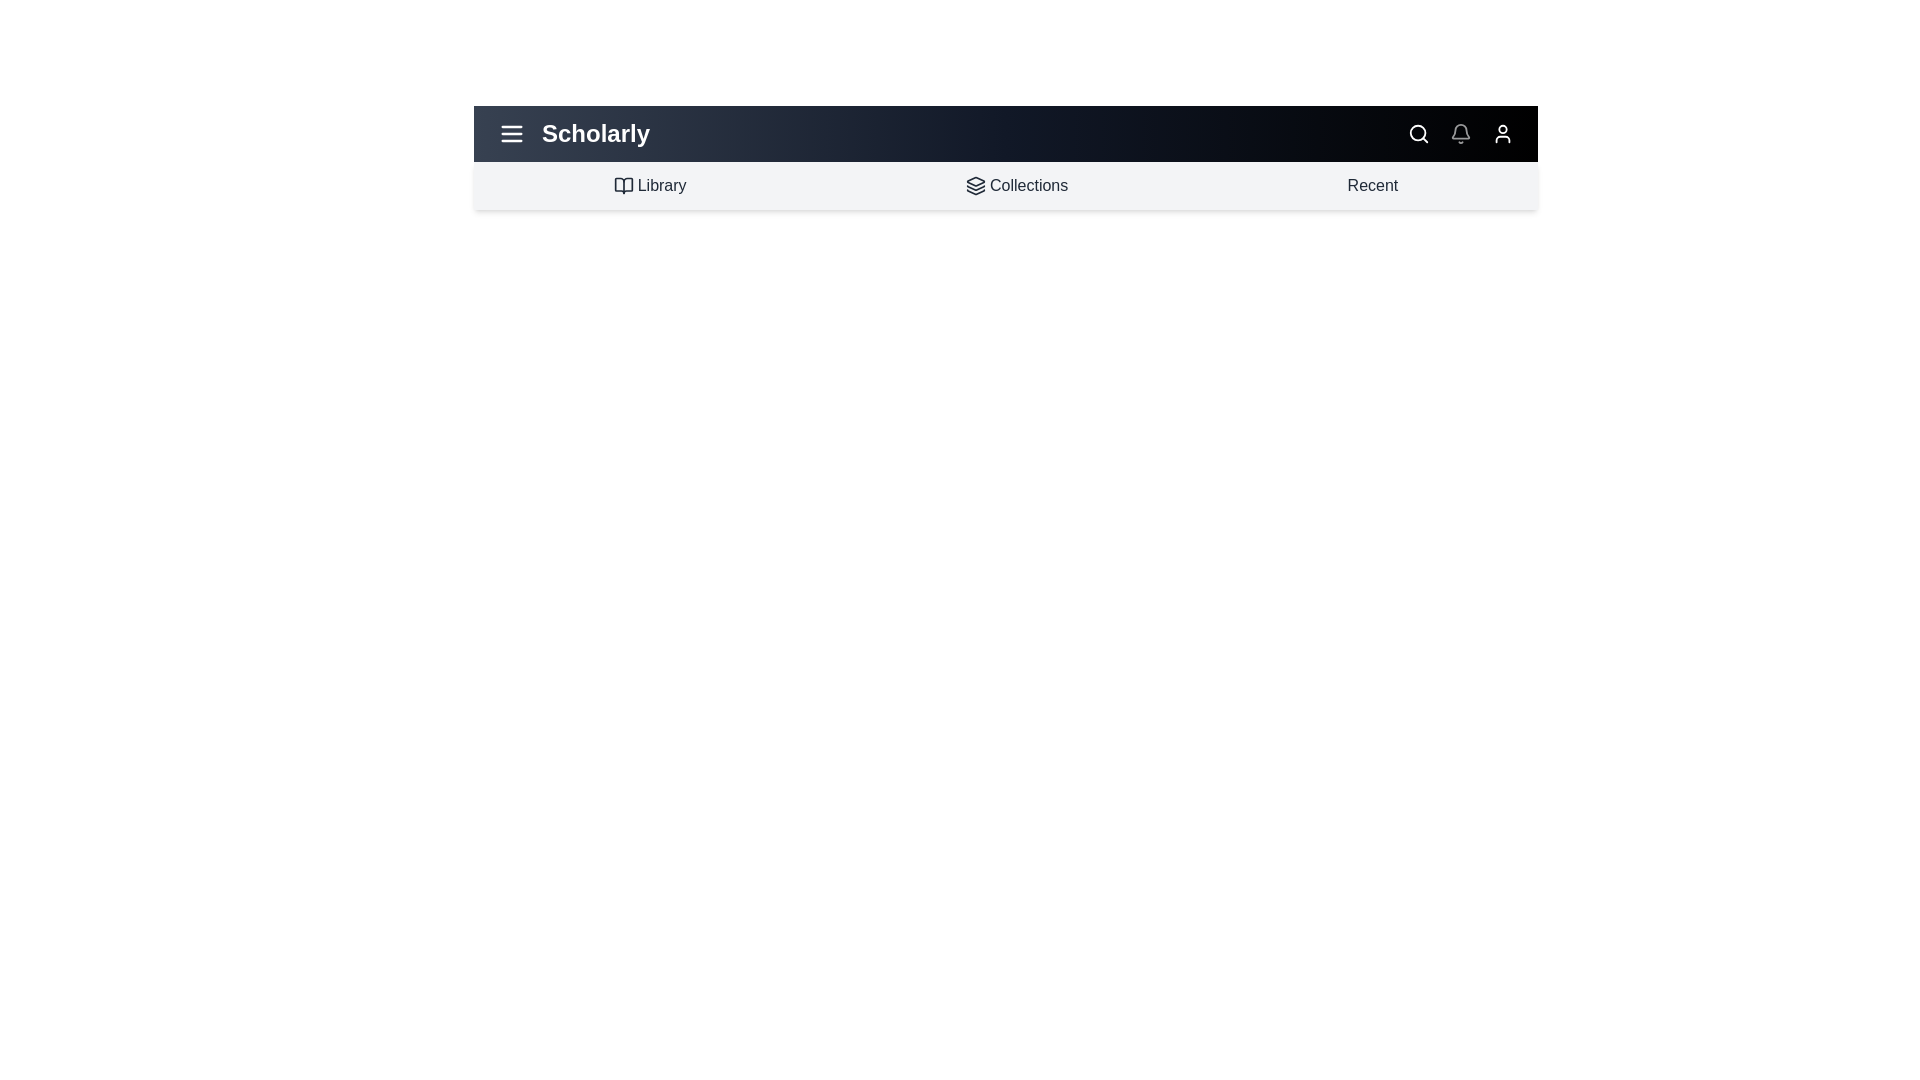 The image size is (1920, 1080). I want to click on the notifications icon in the app bar, so click(1460, 134).